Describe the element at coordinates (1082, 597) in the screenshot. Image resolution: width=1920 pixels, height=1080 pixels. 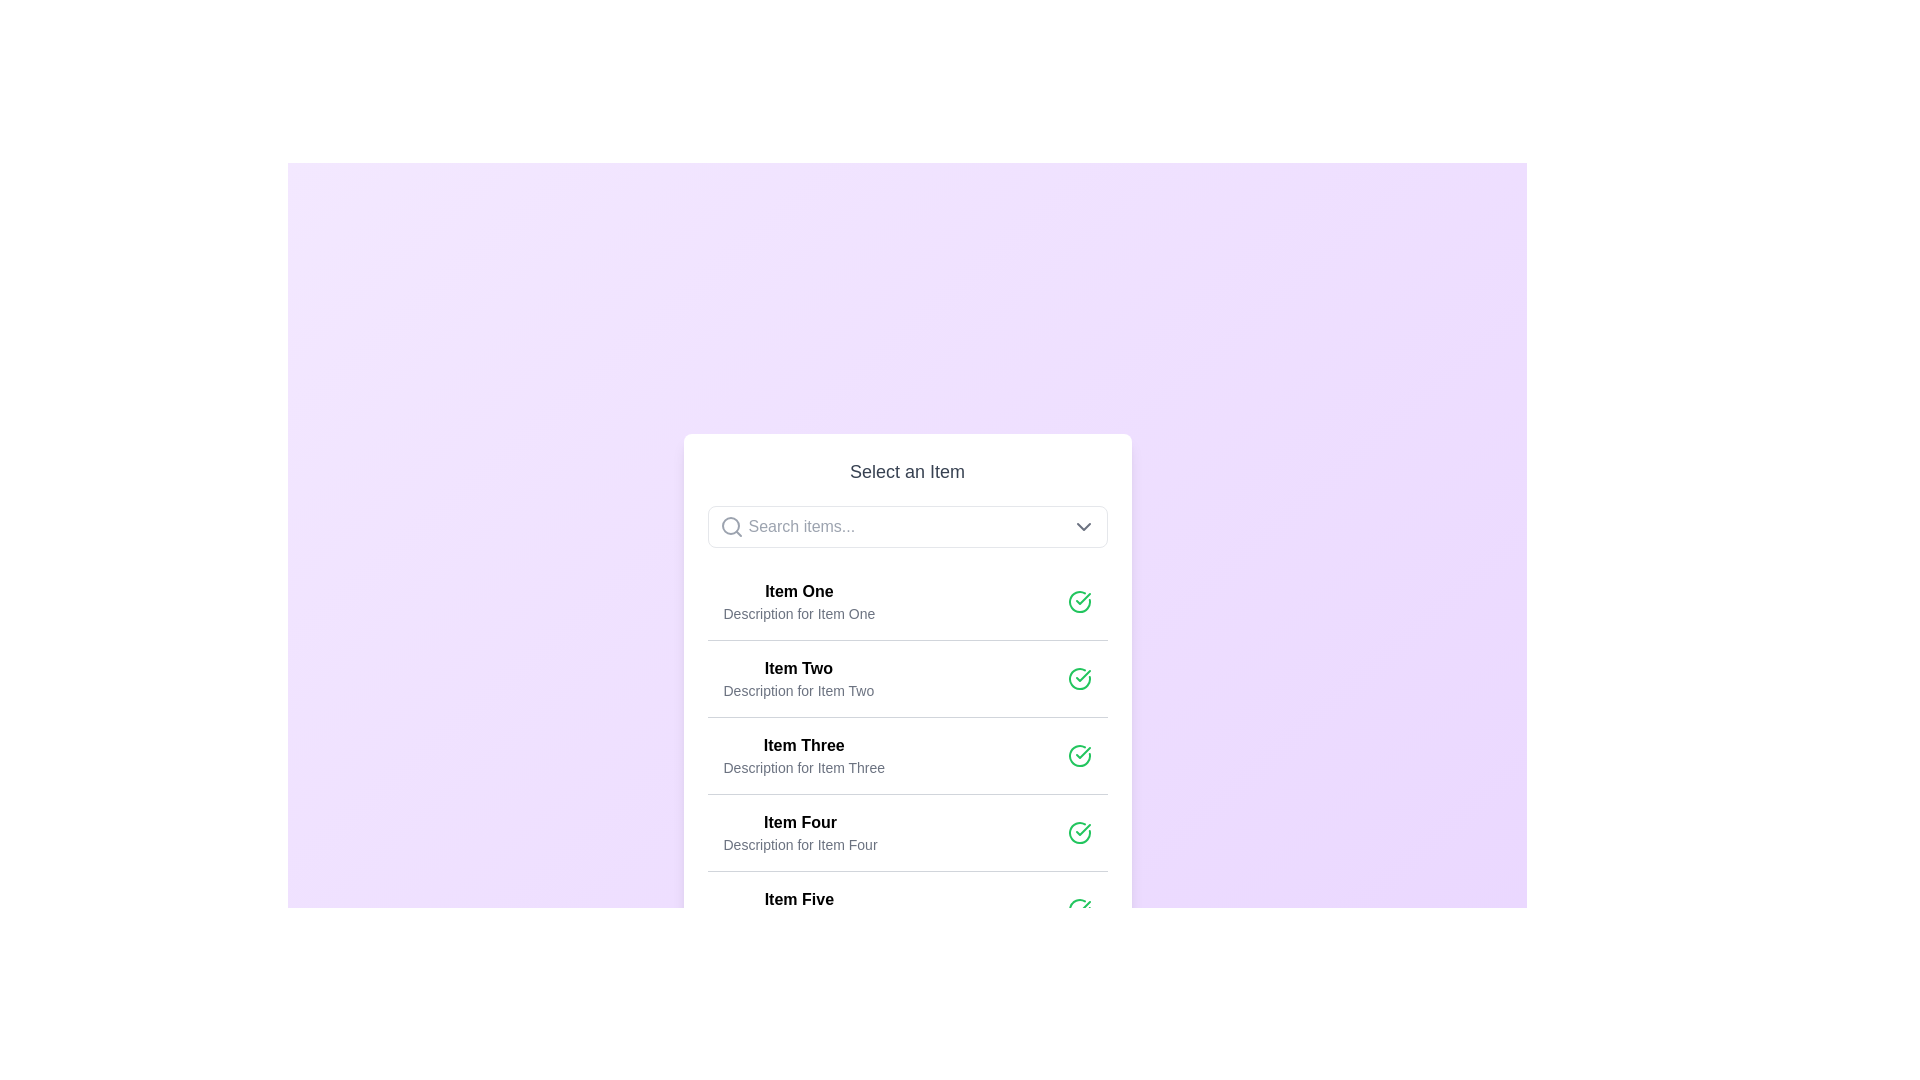
I see `the checkmark icon to confirm the selection of 'Item Two' in the list` at that location.